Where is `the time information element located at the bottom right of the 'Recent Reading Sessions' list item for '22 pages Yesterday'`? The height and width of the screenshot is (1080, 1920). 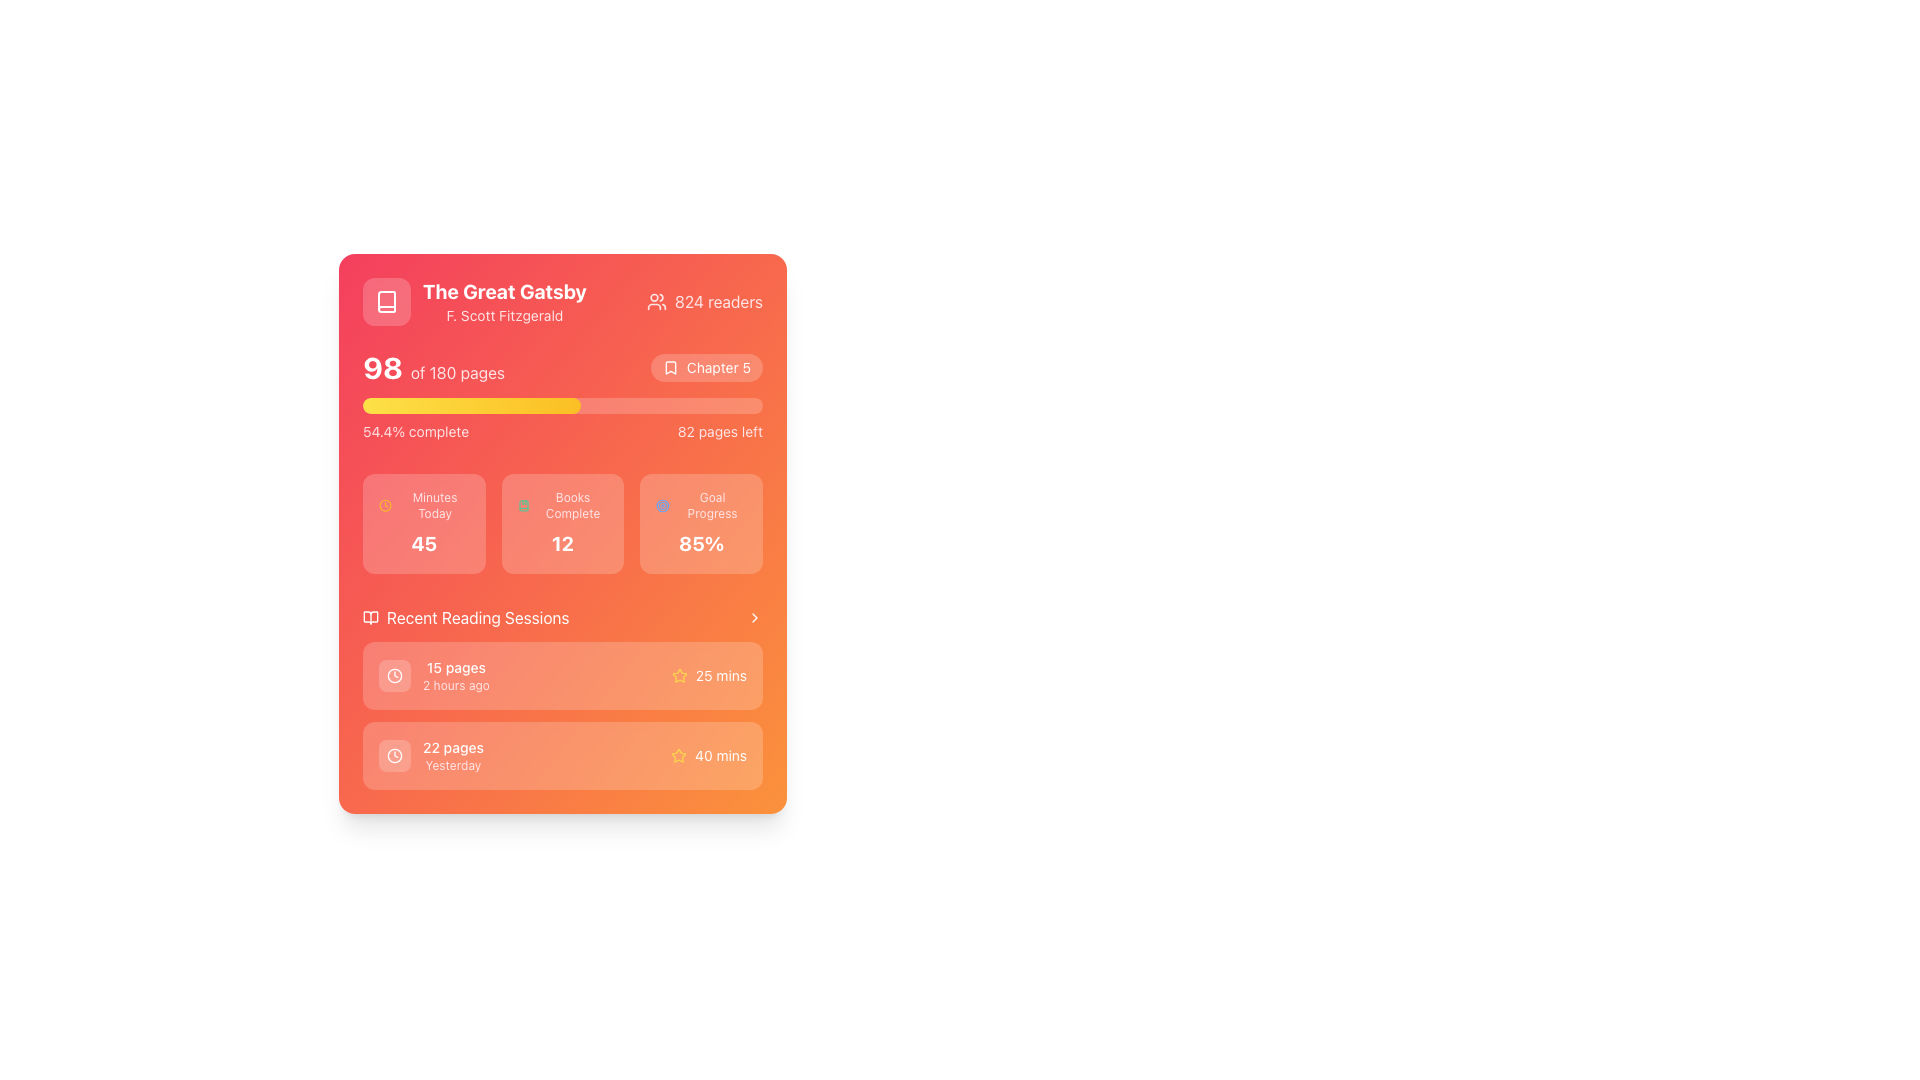 the time information element located at the bottom right of the 'Recent Reading Sessions' list item for '22 pages Yesterday' is located at coordinates (709, 756).